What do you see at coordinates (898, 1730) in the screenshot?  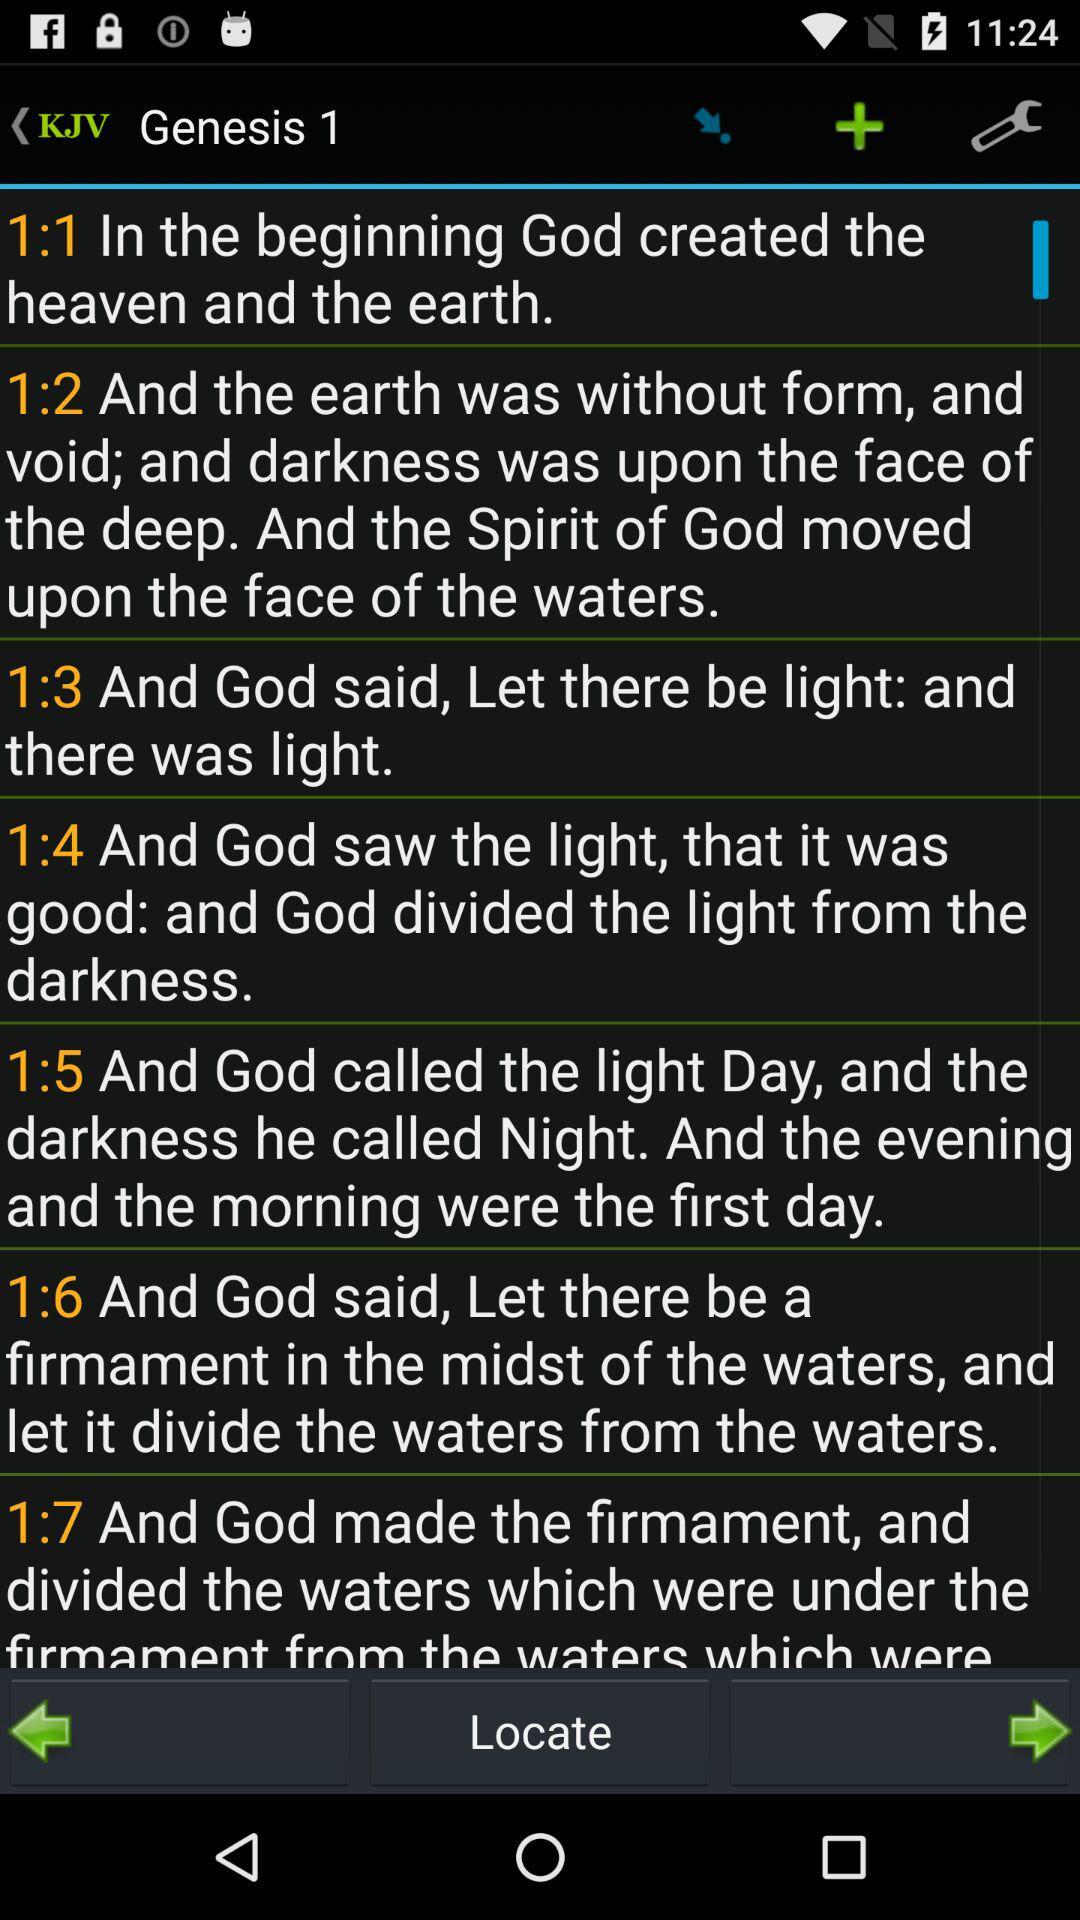 I see `the item at the bottom right corner` at bounding box center [898, 1730].